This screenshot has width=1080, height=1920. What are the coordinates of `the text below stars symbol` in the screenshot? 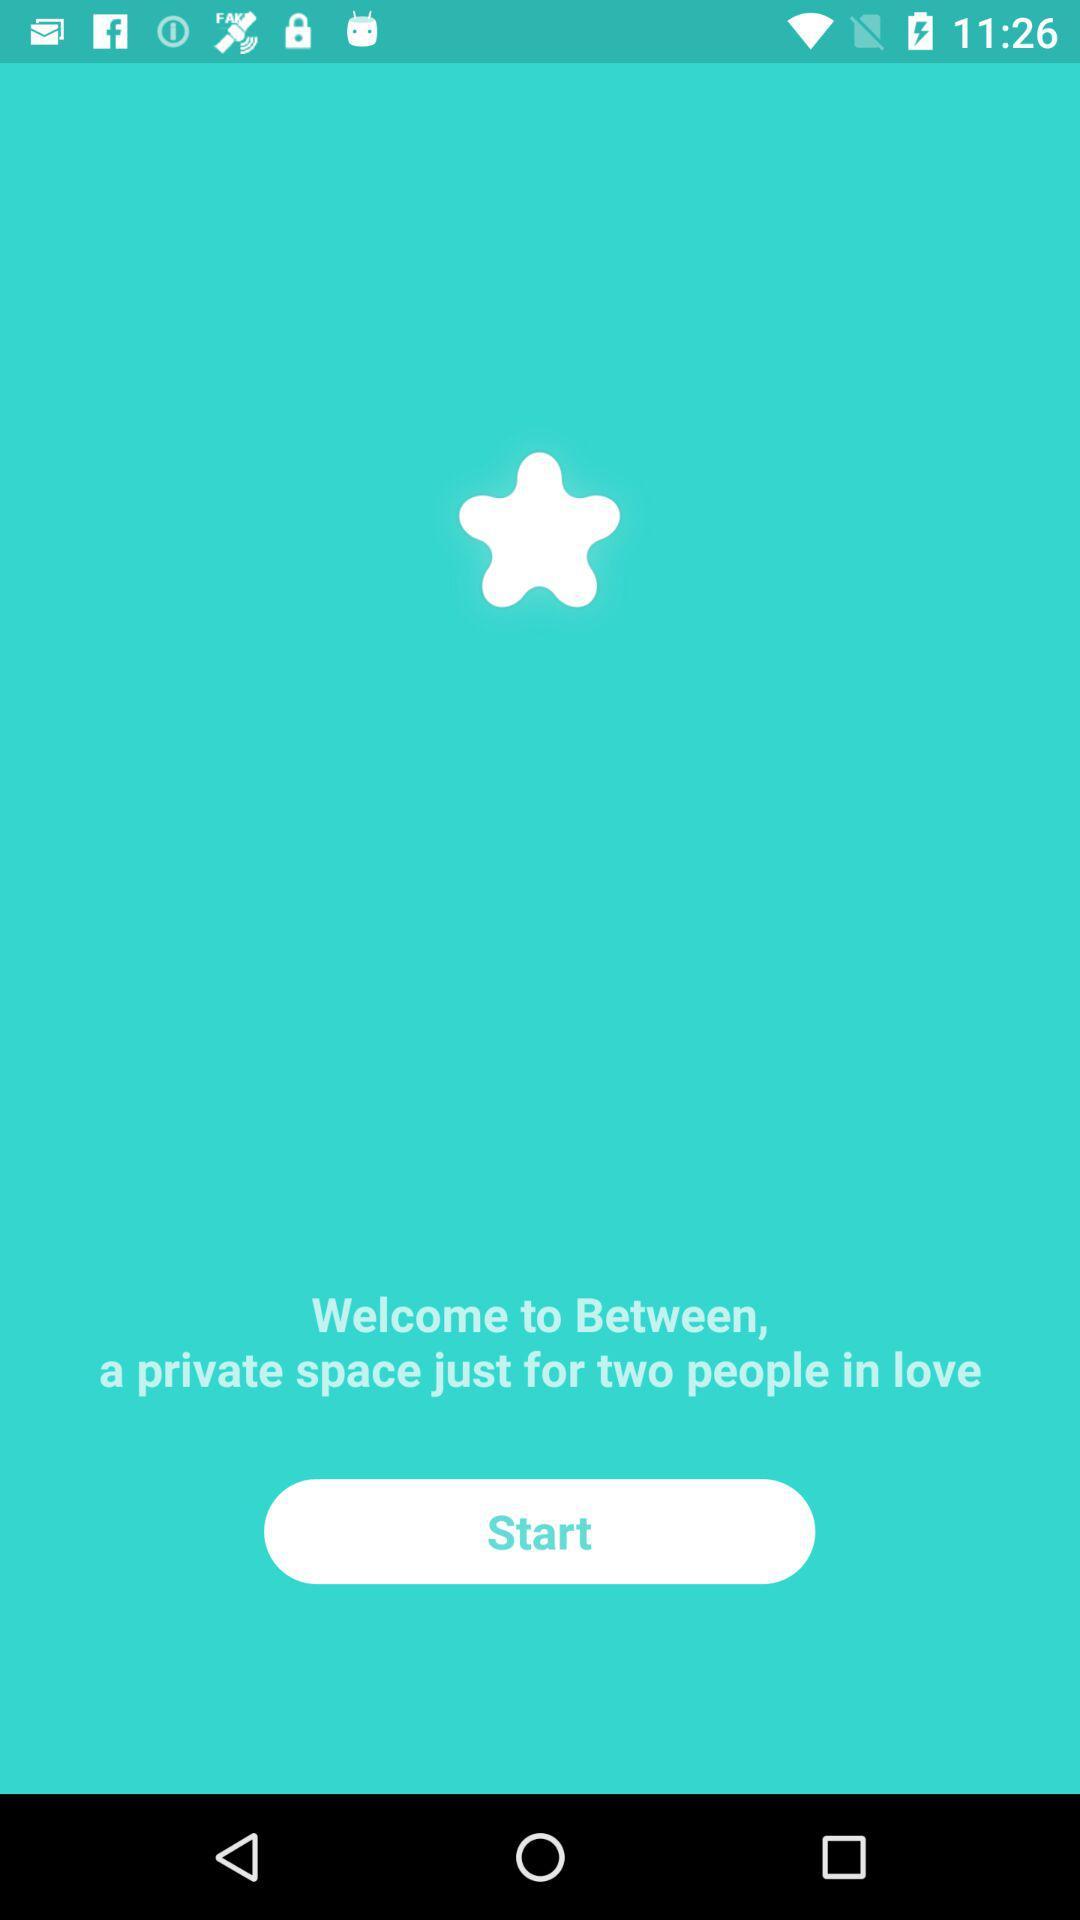 It's located at (540, 1304).